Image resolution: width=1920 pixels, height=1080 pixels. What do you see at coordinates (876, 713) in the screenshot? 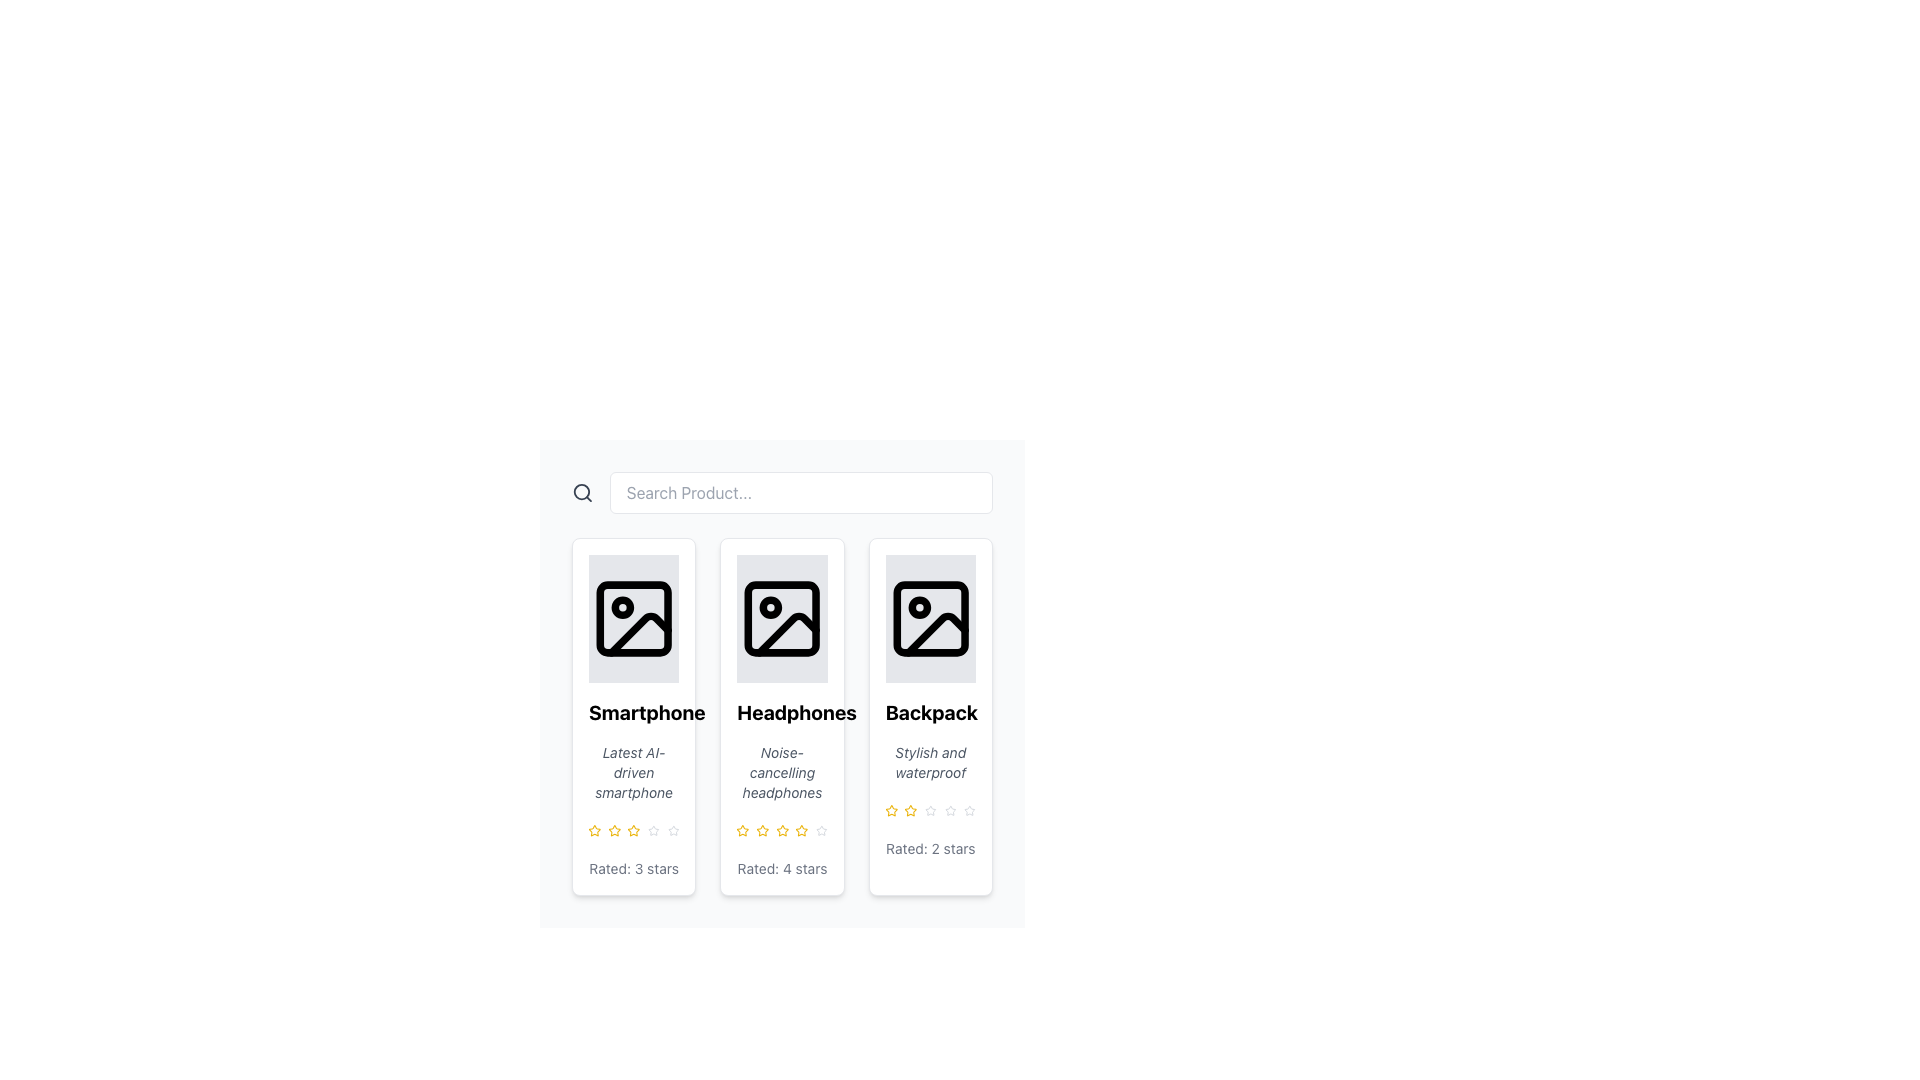
I see `the small green check mark icon located in the third column of the grid layout under the 'Backpack' item` at bounding box center [876, 713].